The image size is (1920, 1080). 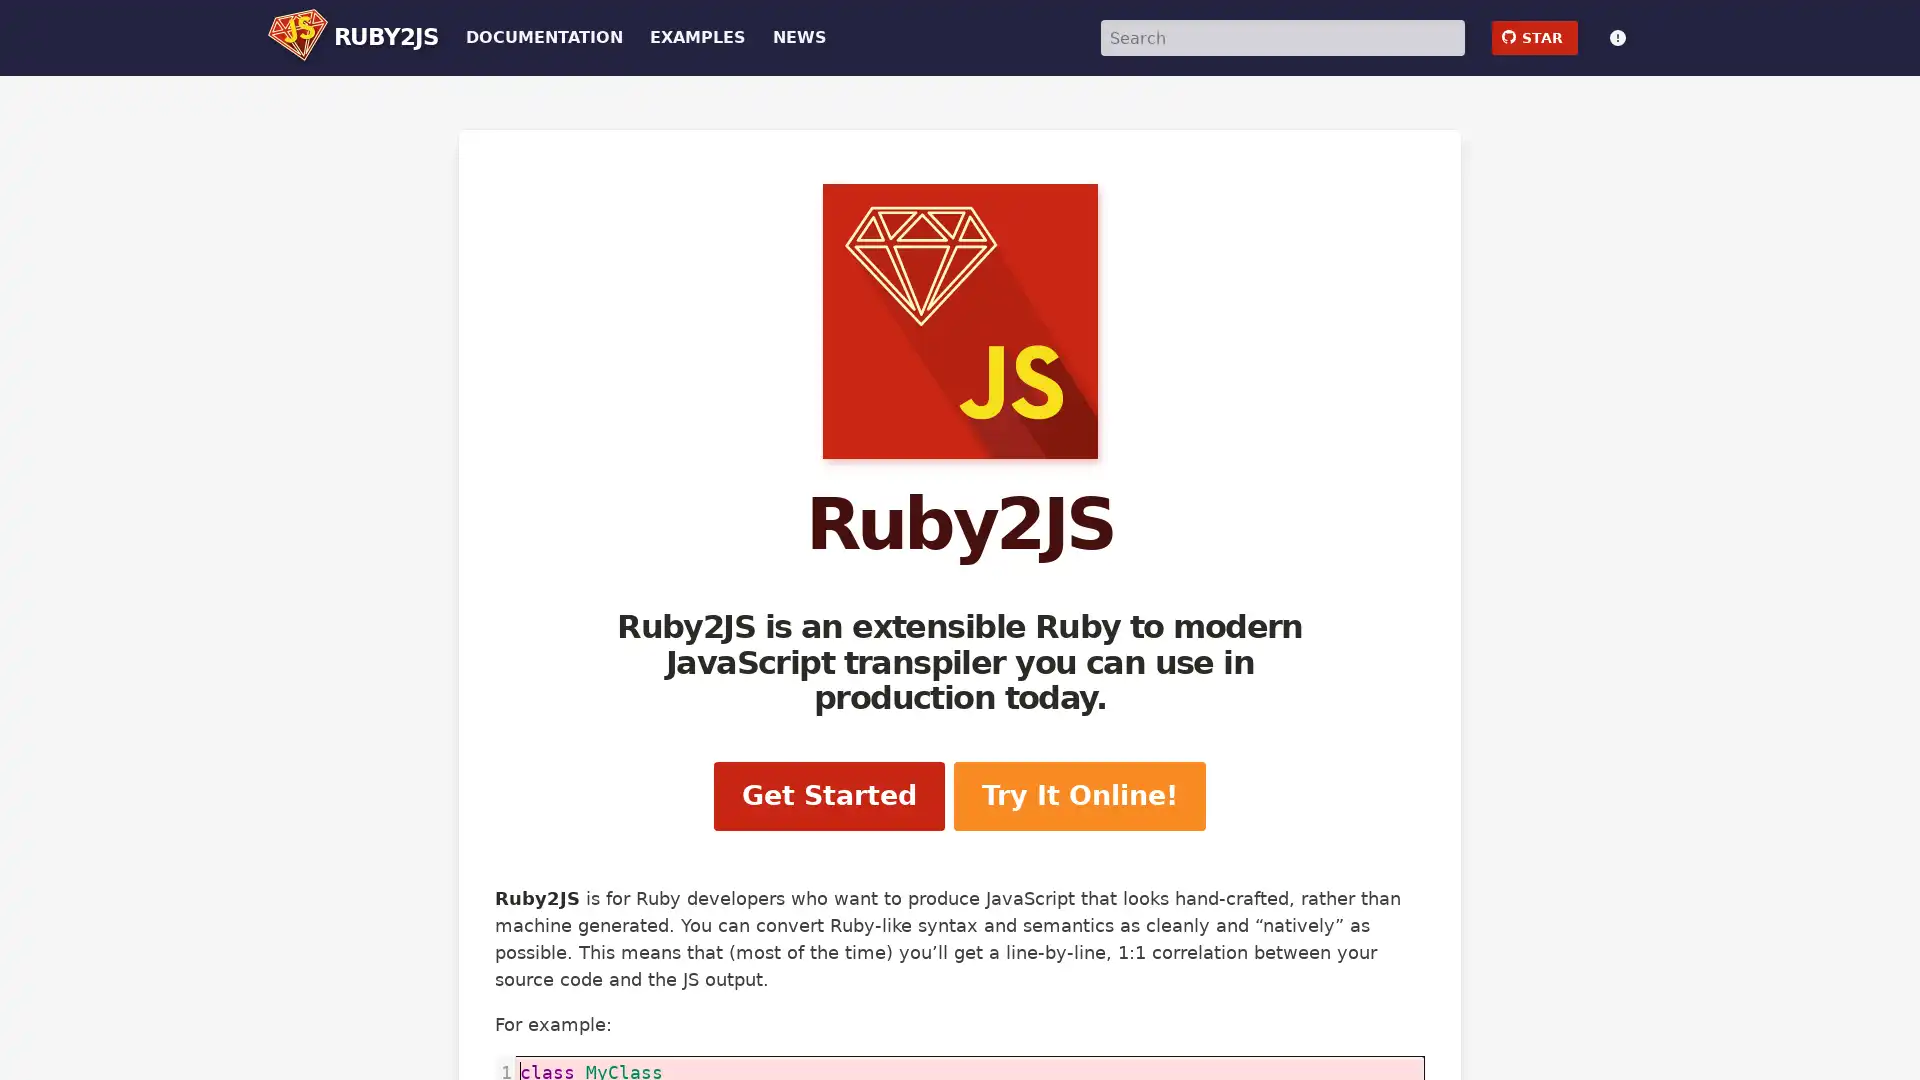 I want to click on github STAR, so click(x=1533, y=37).